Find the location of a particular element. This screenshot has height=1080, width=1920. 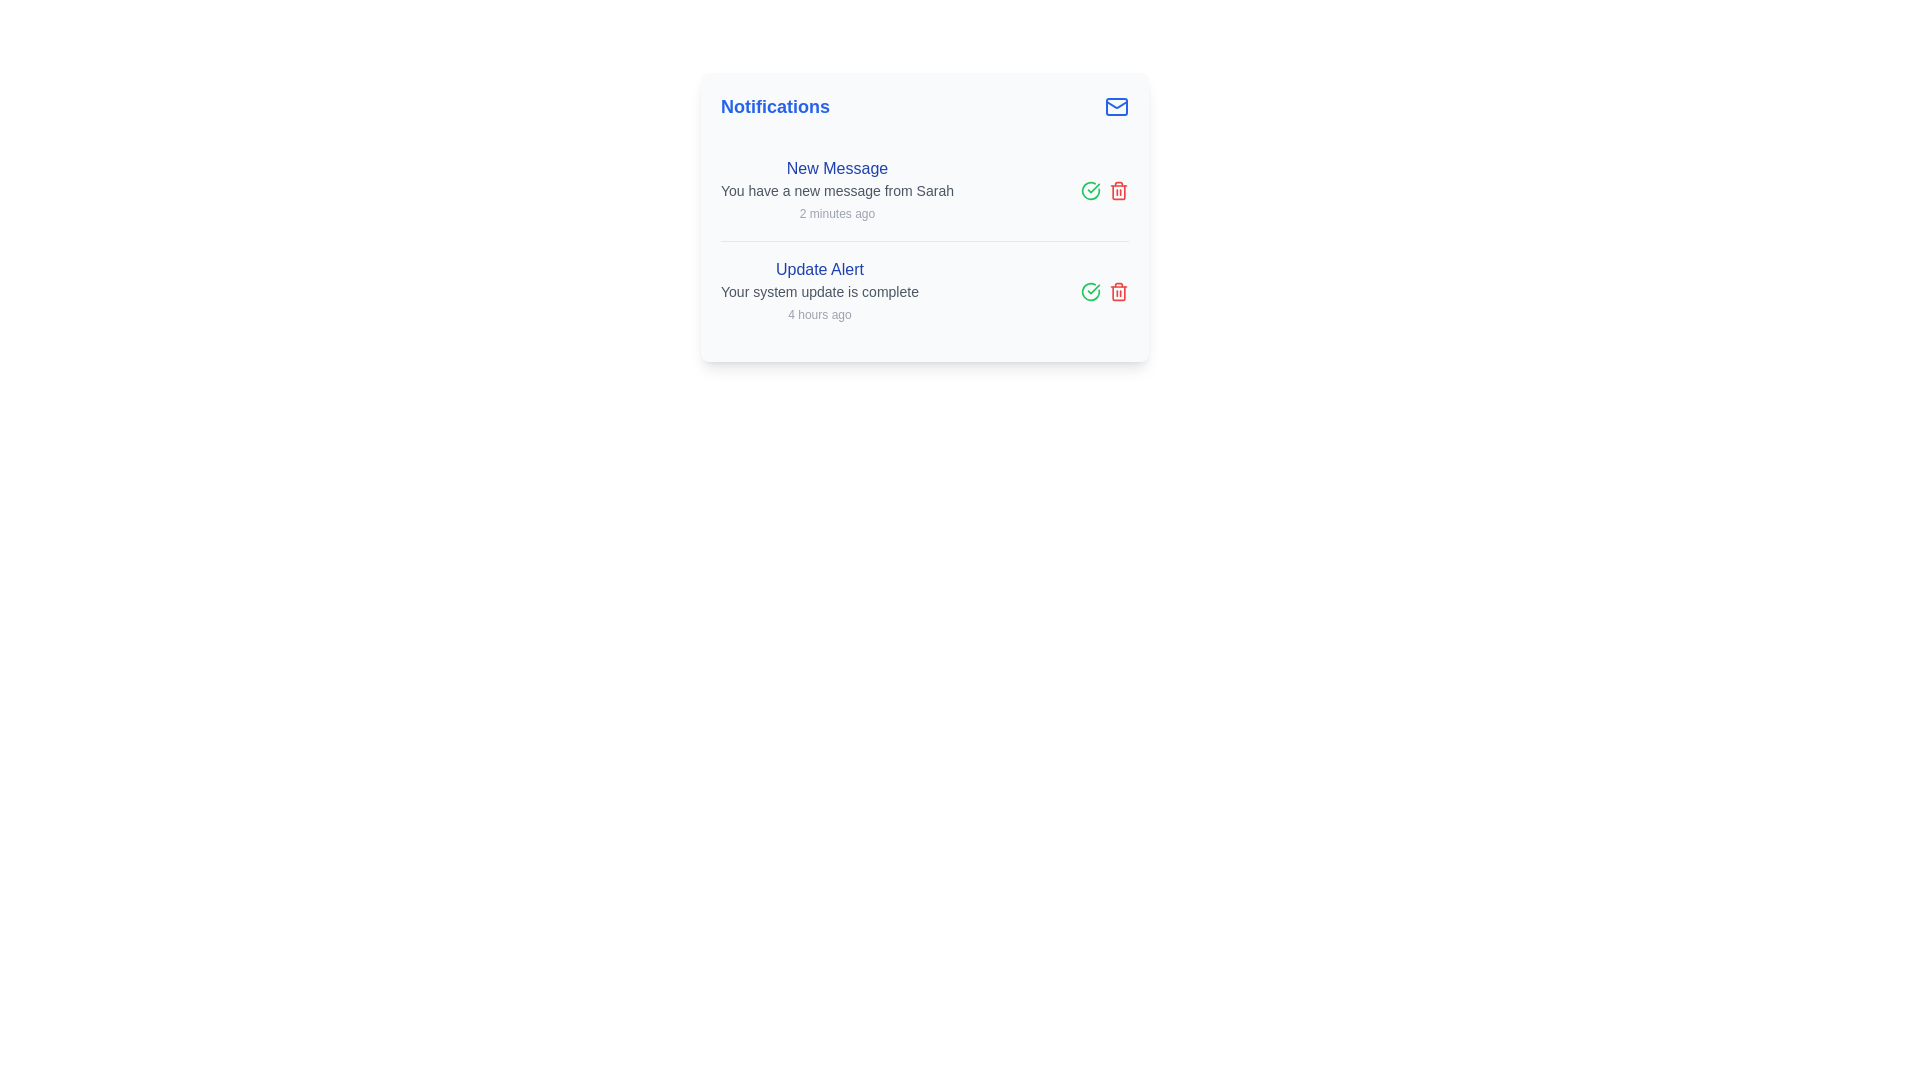

the first notification item displaying 'New Message' with the message 'You have a new message from Sarah' and timestamp '2 minutes ago' is located at coordinates (924, 191).